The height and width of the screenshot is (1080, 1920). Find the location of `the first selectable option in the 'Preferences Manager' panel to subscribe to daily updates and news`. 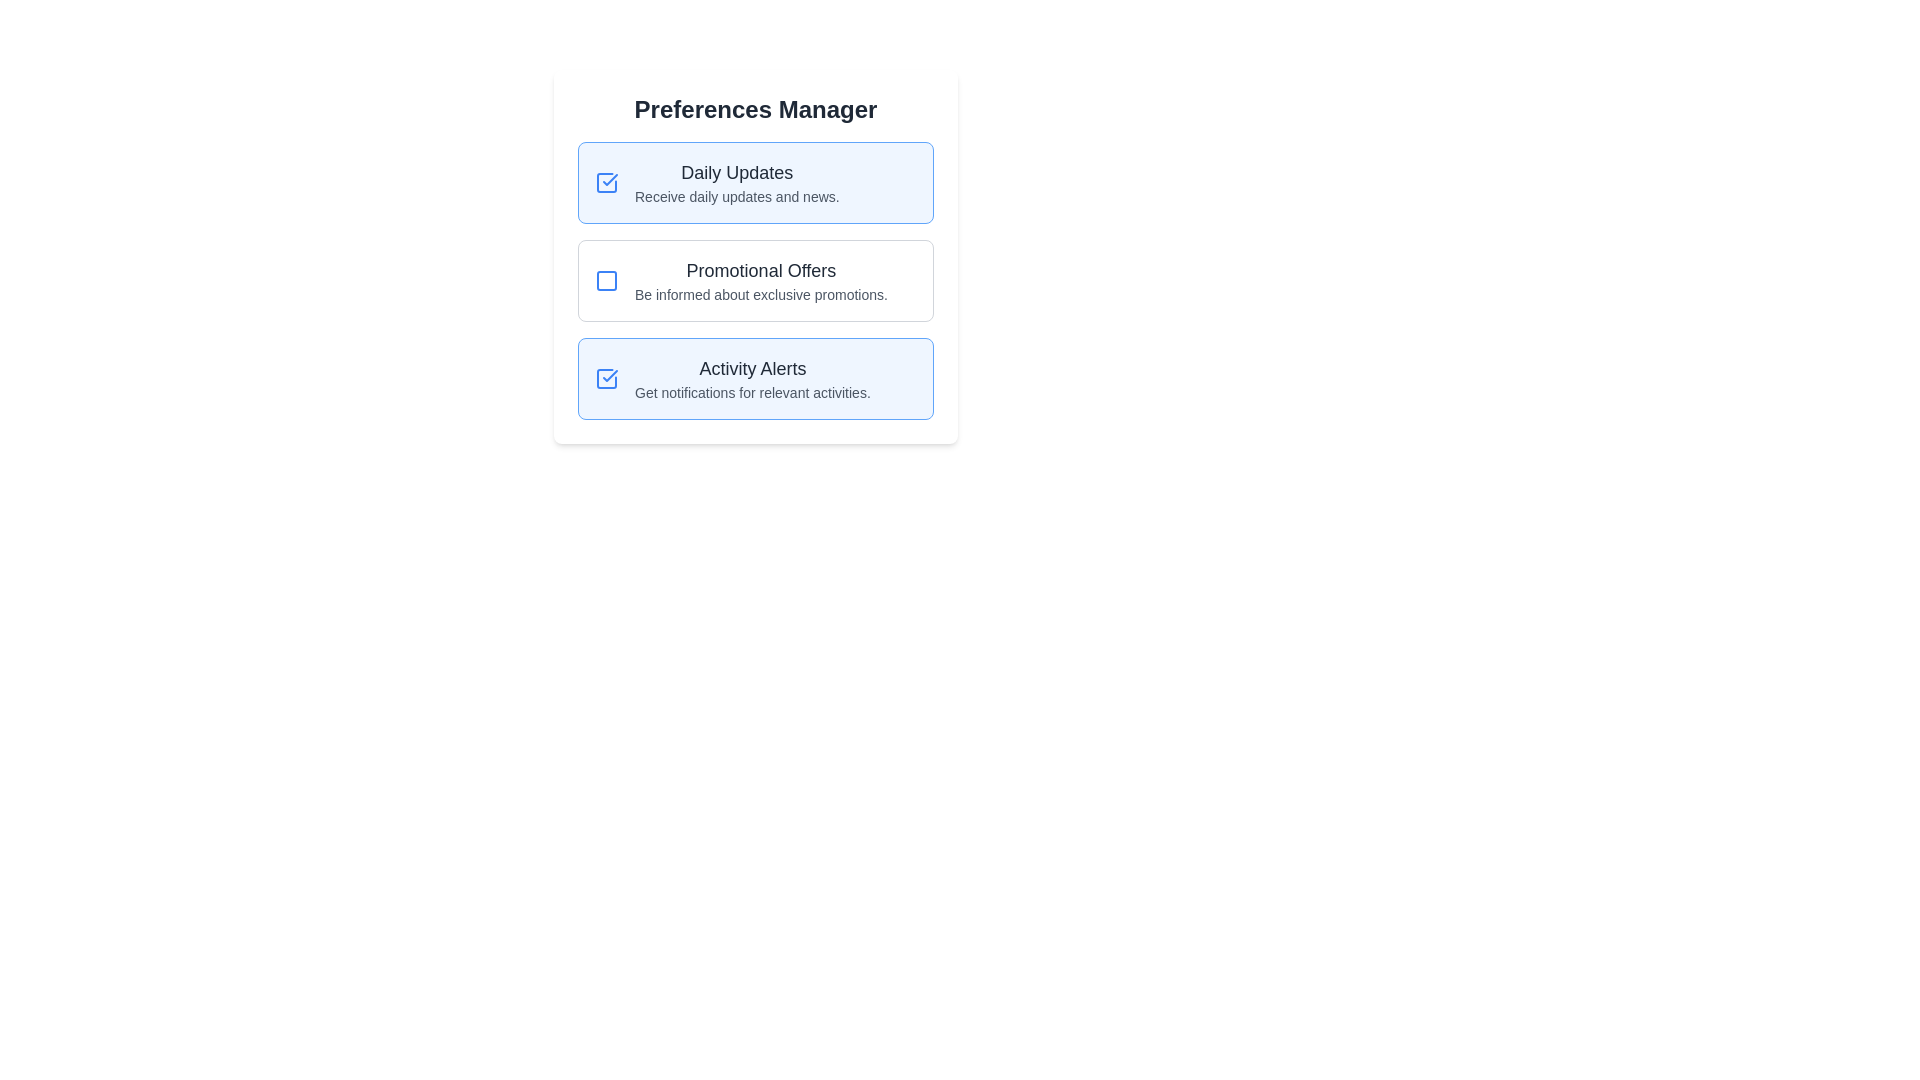

the first selectable option in the 'Preferences Manager' panel to subscribe to daily updates and news is located at coordinates (754, 182).